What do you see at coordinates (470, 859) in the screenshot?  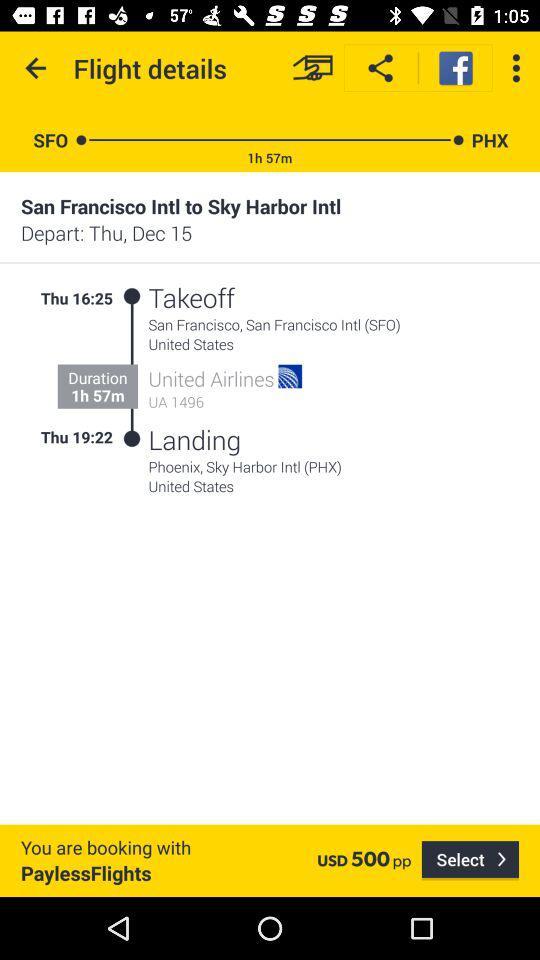 I see `the icon next to pp item` at bounding box center [470, 859].